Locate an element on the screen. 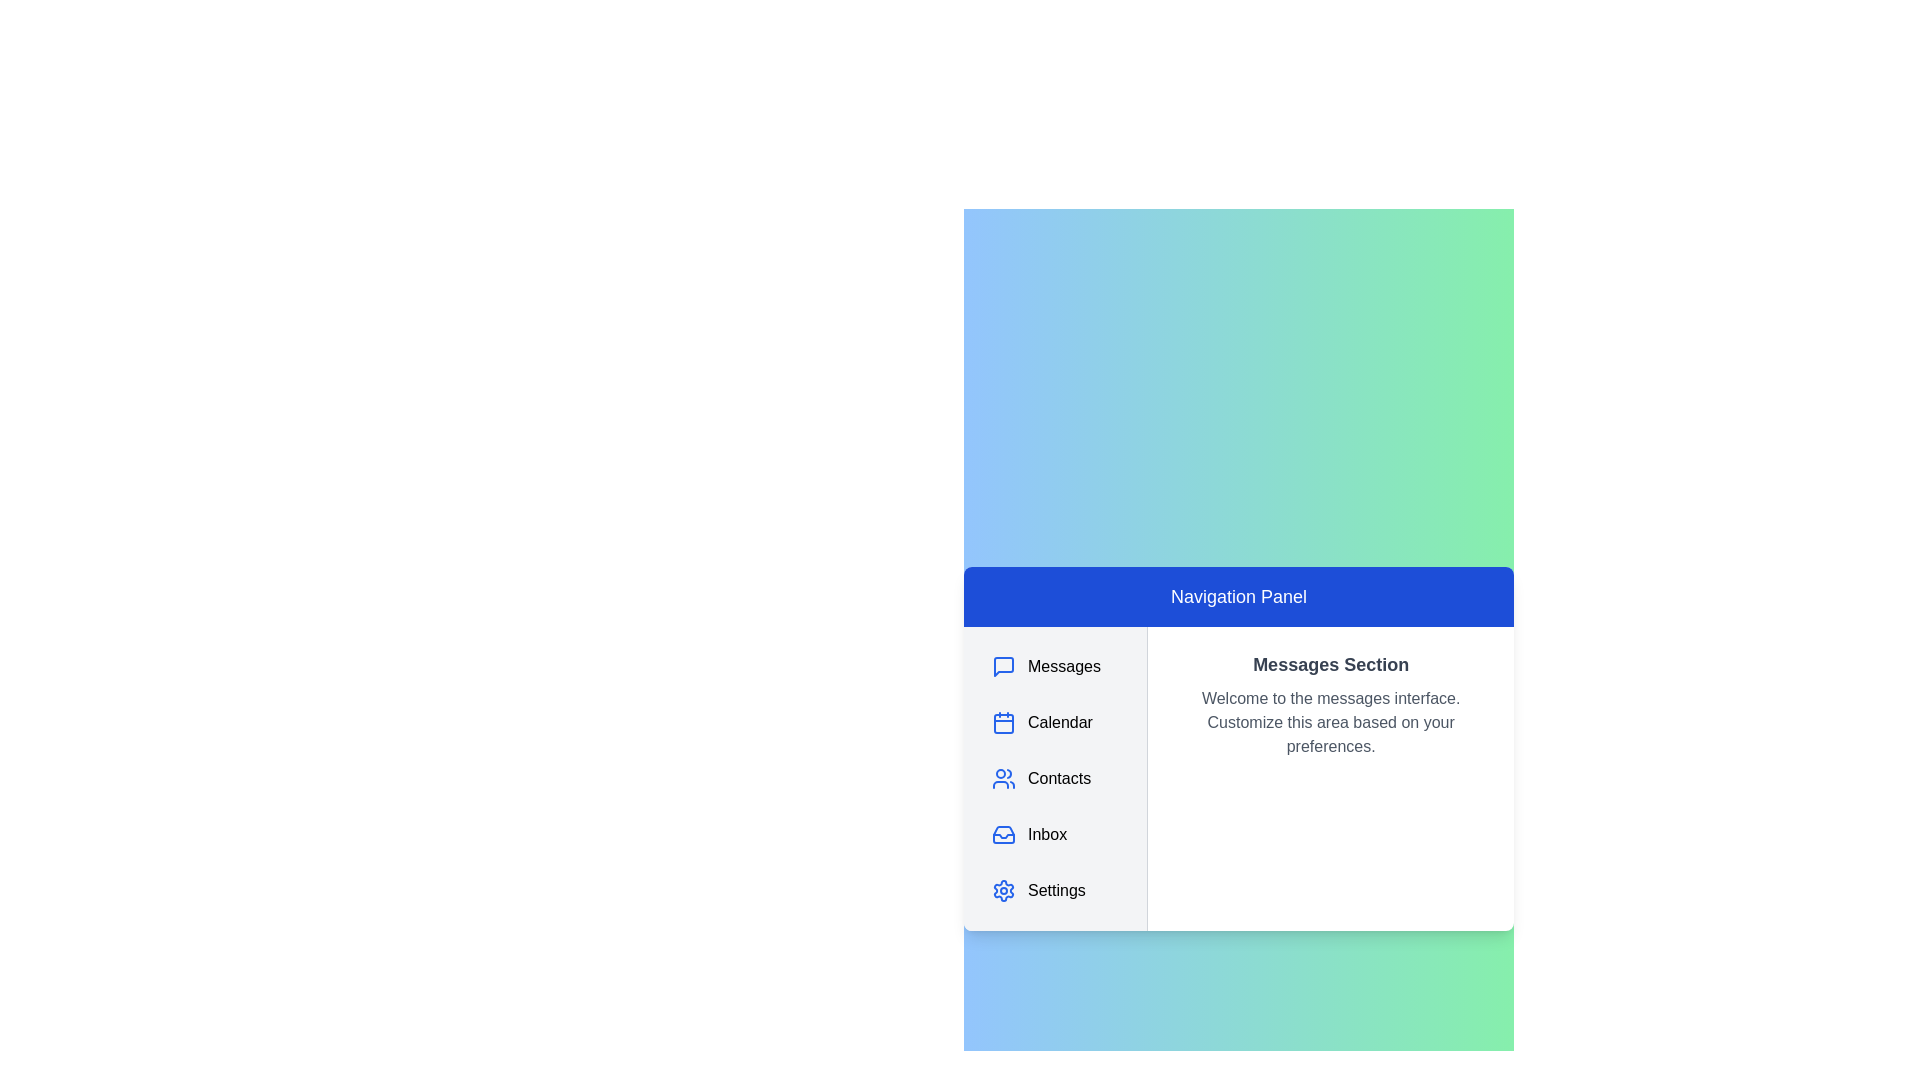 This screenshot has width=1920, height=1080. the navigation panel item corresponding to Contacts is located at coordinates (1054, 778).